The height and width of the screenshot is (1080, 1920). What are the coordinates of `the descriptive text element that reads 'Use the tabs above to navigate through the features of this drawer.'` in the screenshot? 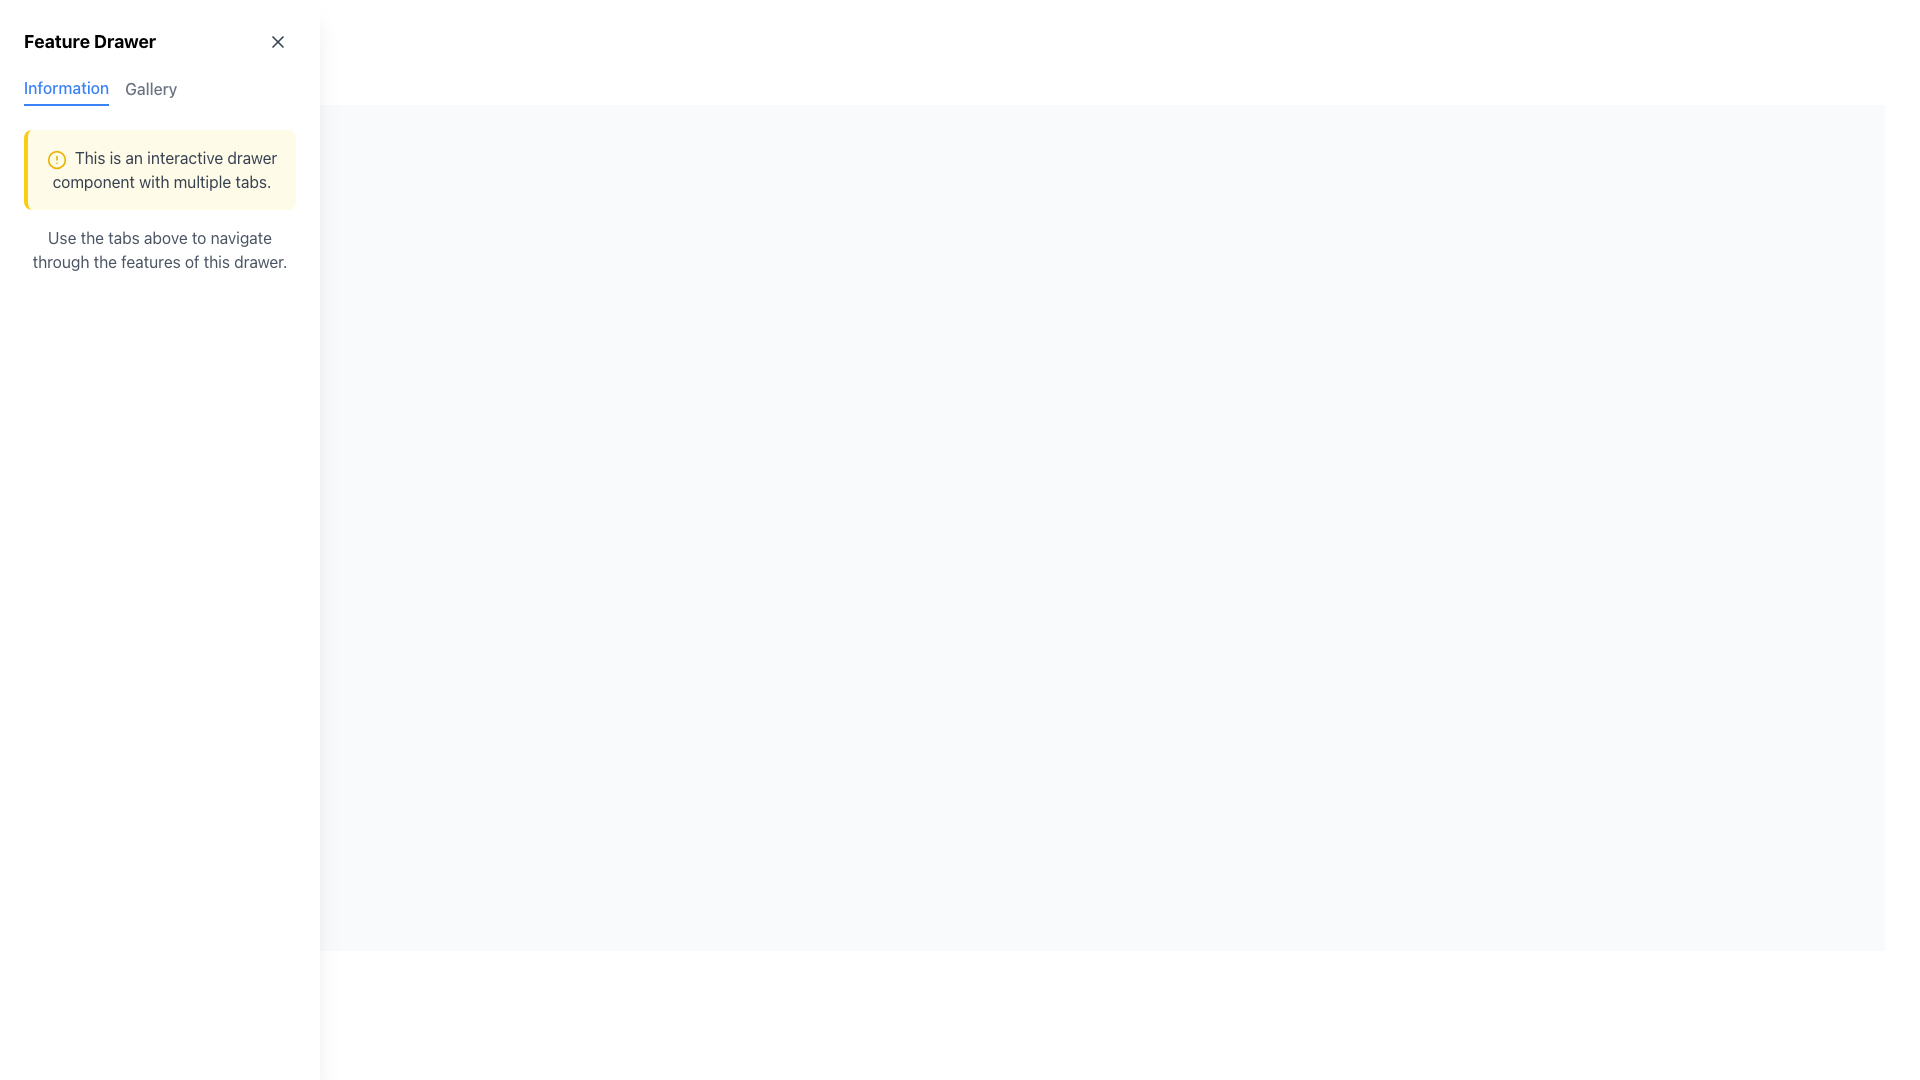 It's located at (158, 249).